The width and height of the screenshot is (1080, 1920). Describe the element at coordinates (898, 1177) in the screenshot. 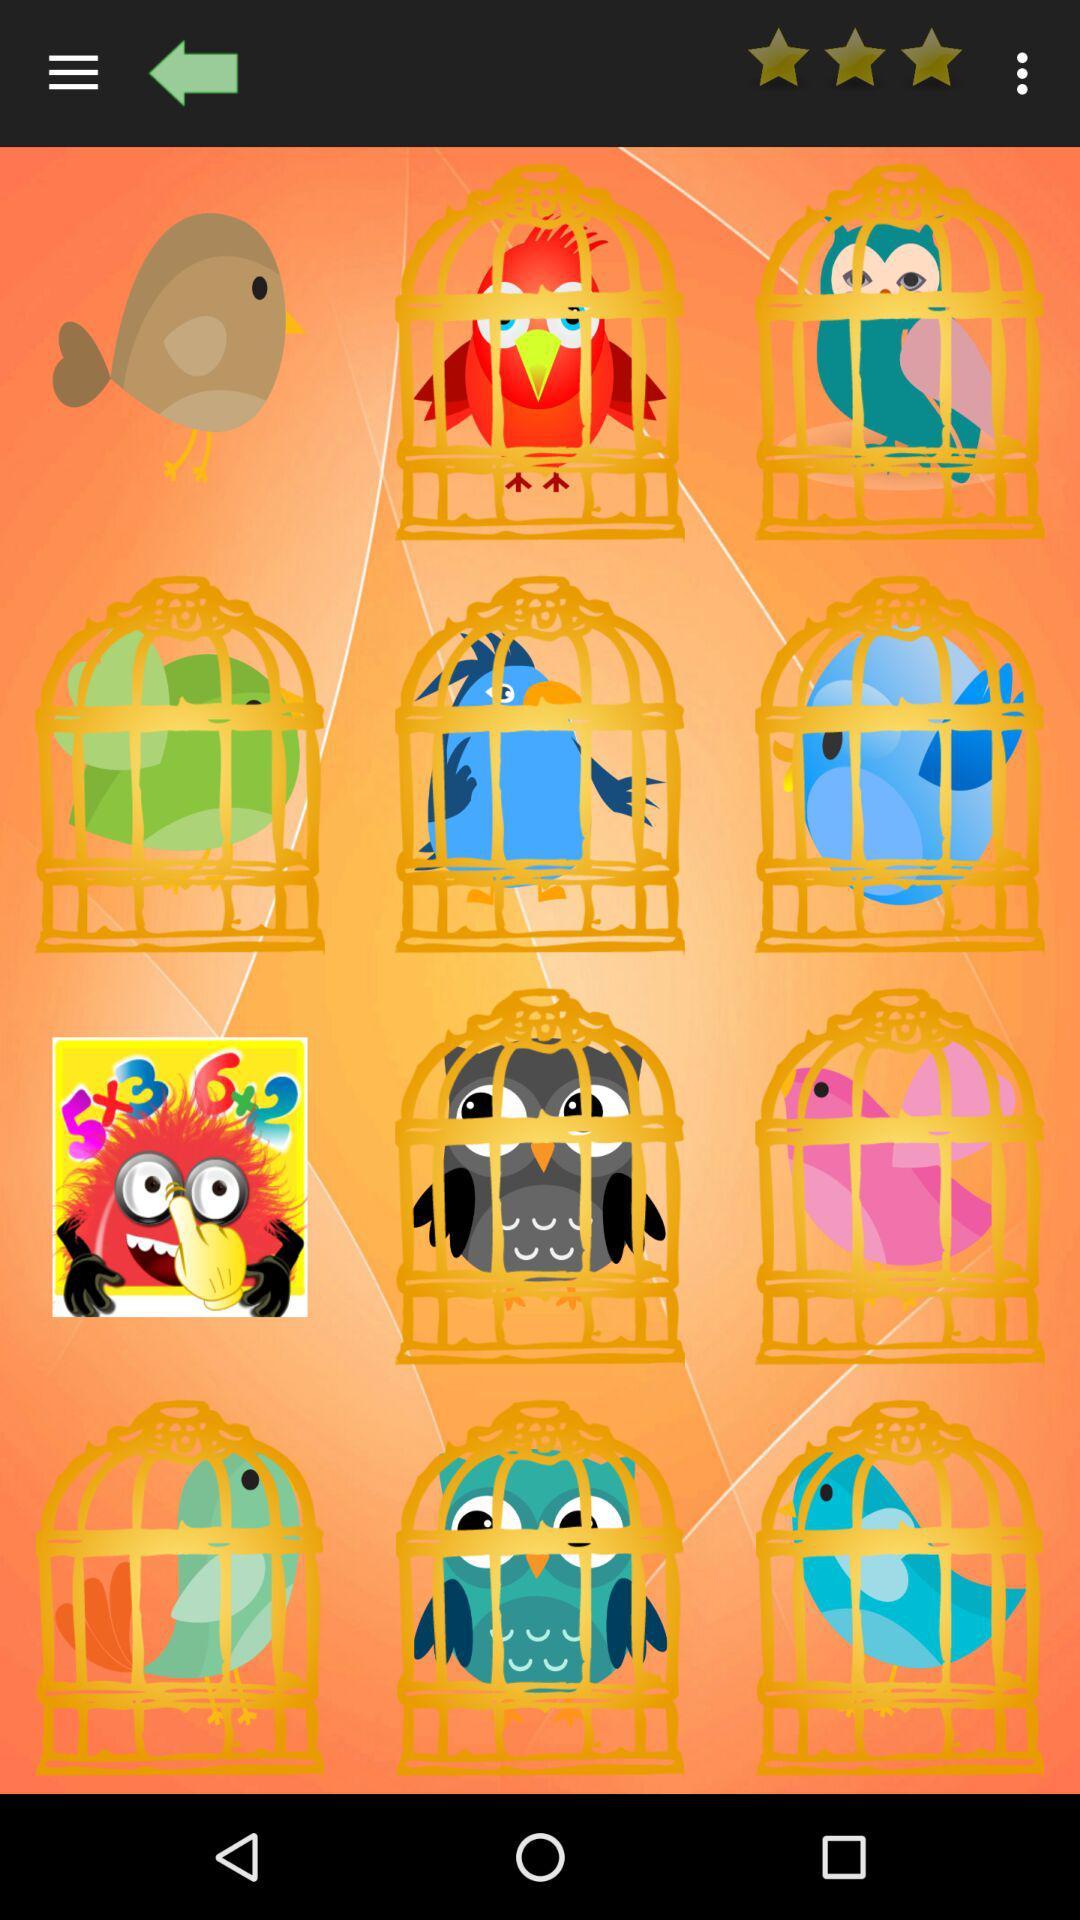

I see `bird` at that location.